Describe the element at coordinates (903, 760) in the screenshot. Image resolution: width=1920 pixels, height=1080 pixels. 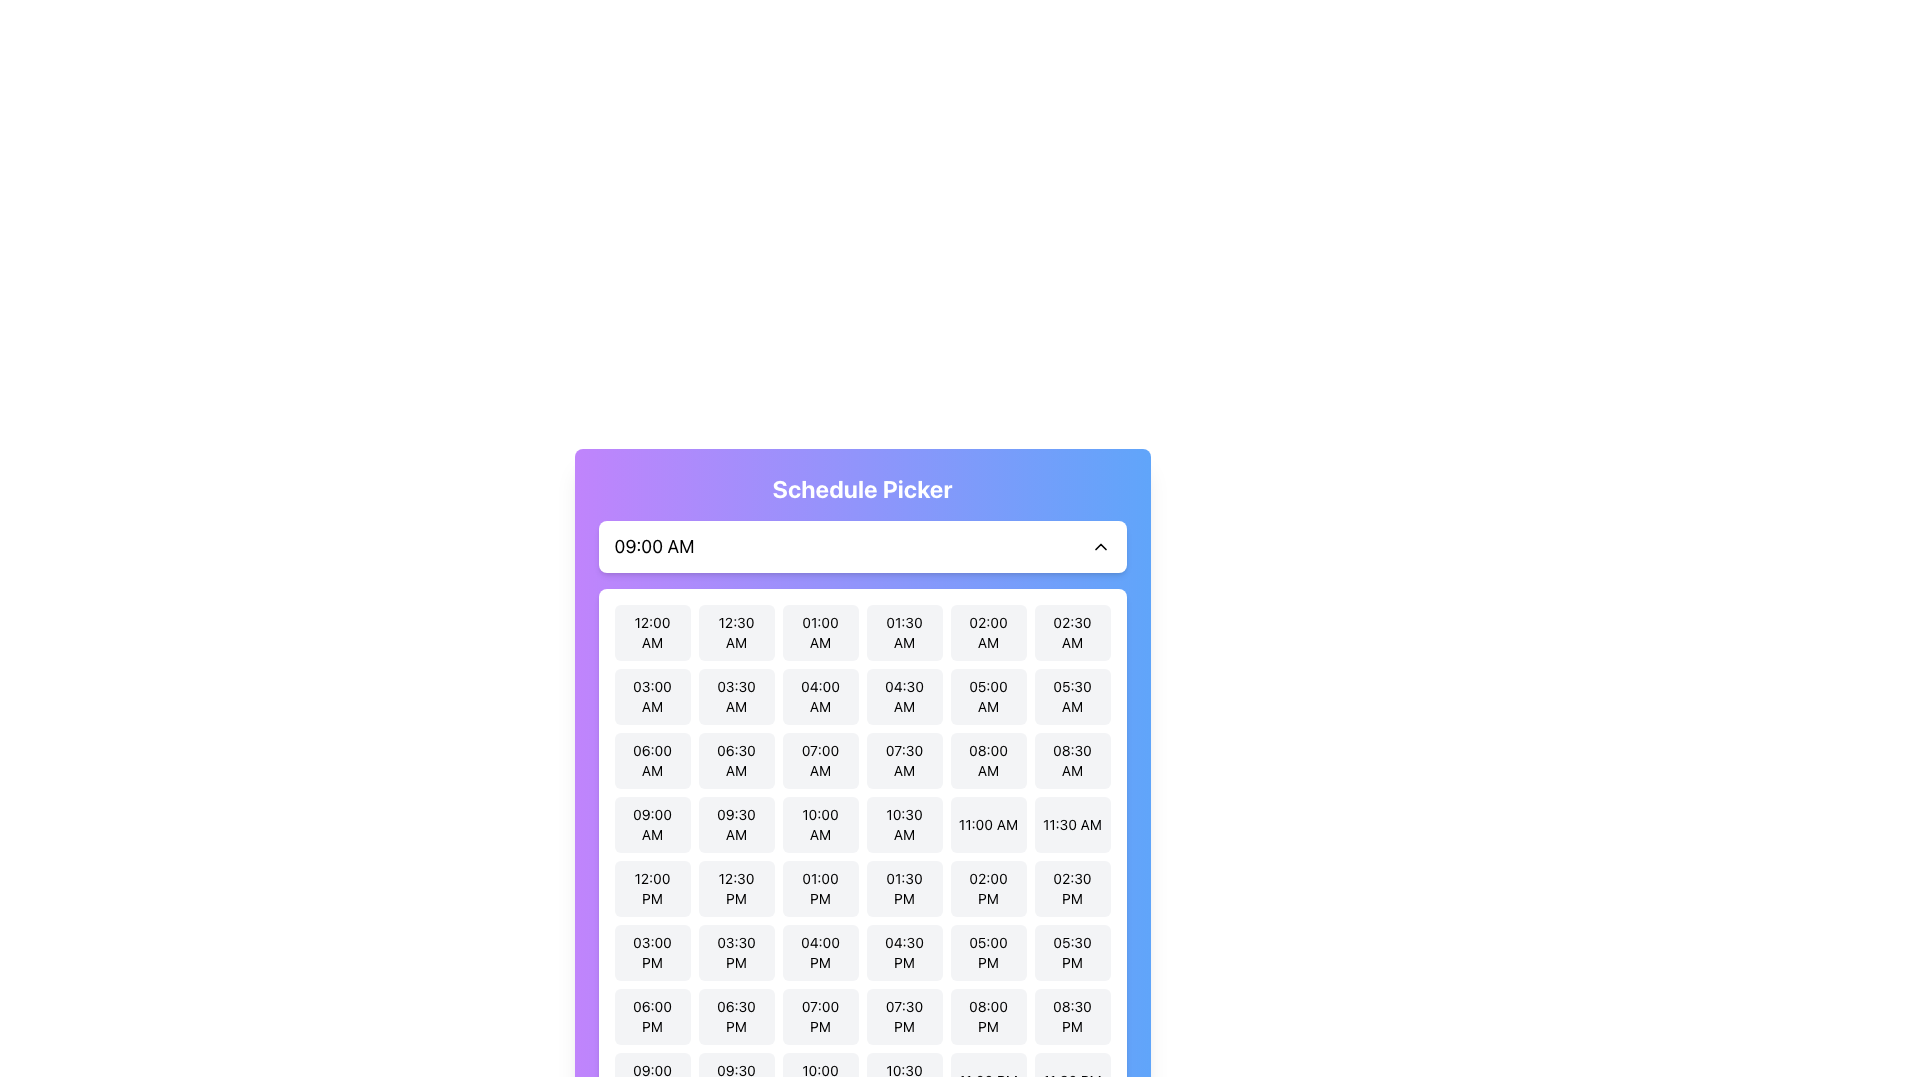
I see `the '07:30 AM' button located in the second column of the fourth row of the time selection grid` at that location.